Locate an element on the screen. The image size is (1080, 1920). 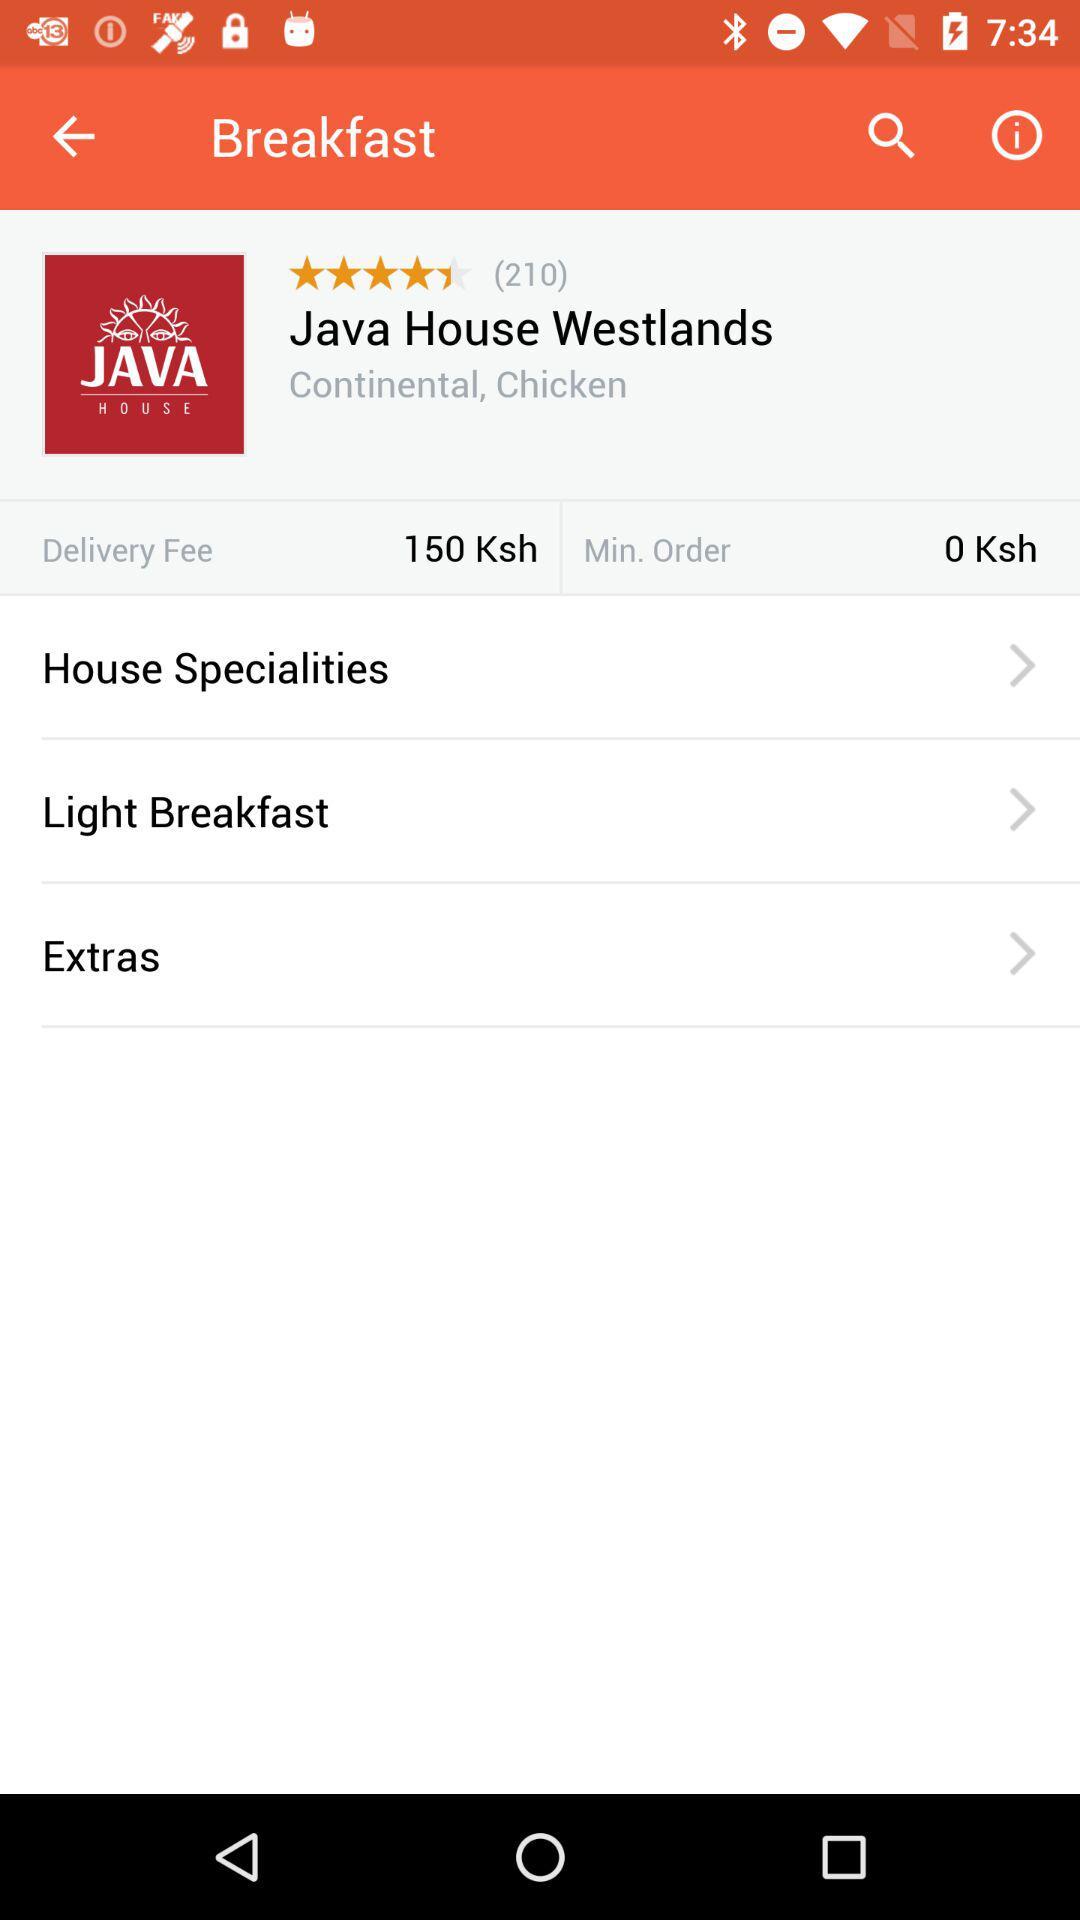
the icon below 150 ksh icon is located at coordinates (540, 593).